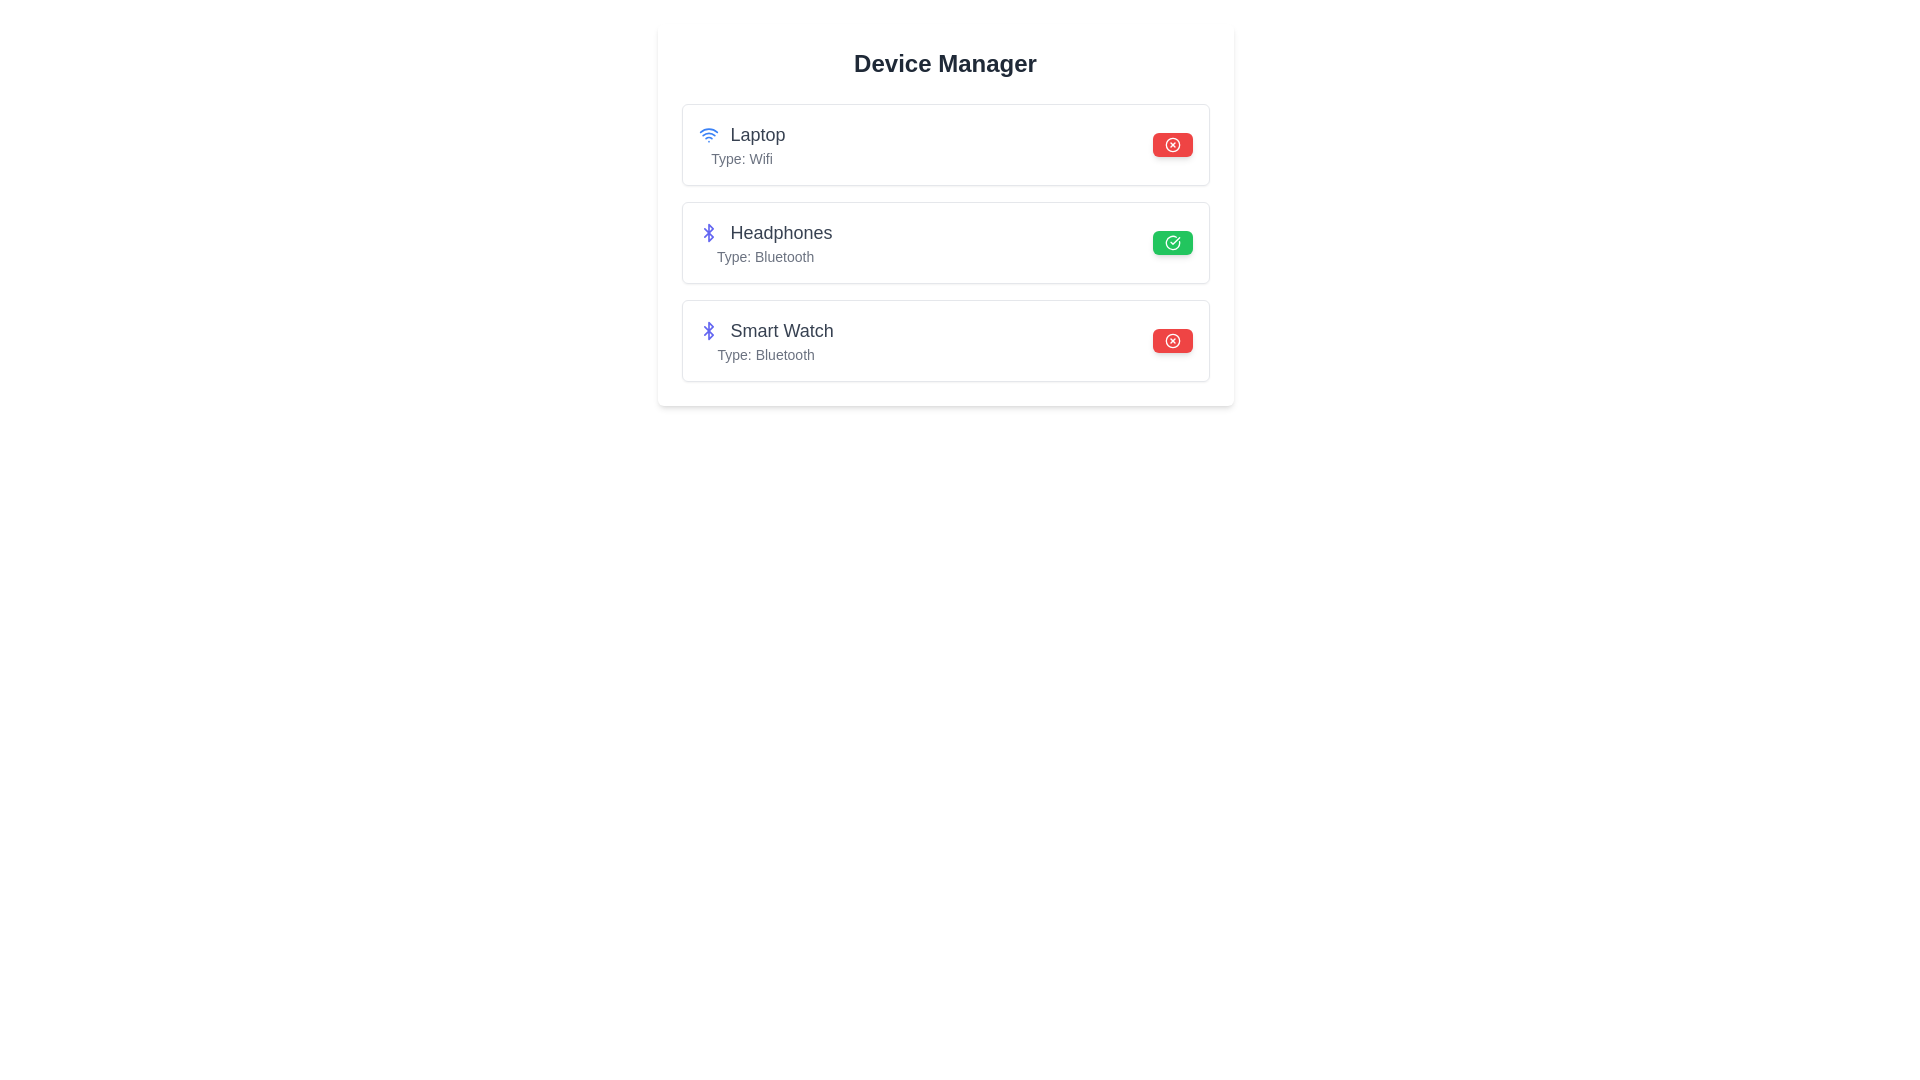 Image resolution: width=1920 pixels, height=1080 pixels. Describe the element at coordinates (708, 330) in the screenshot. I see `the Bluetooth connectivity icon for the 'Smart Watch' device, which is located to the left of the text 'Smart Watch'` at that location.